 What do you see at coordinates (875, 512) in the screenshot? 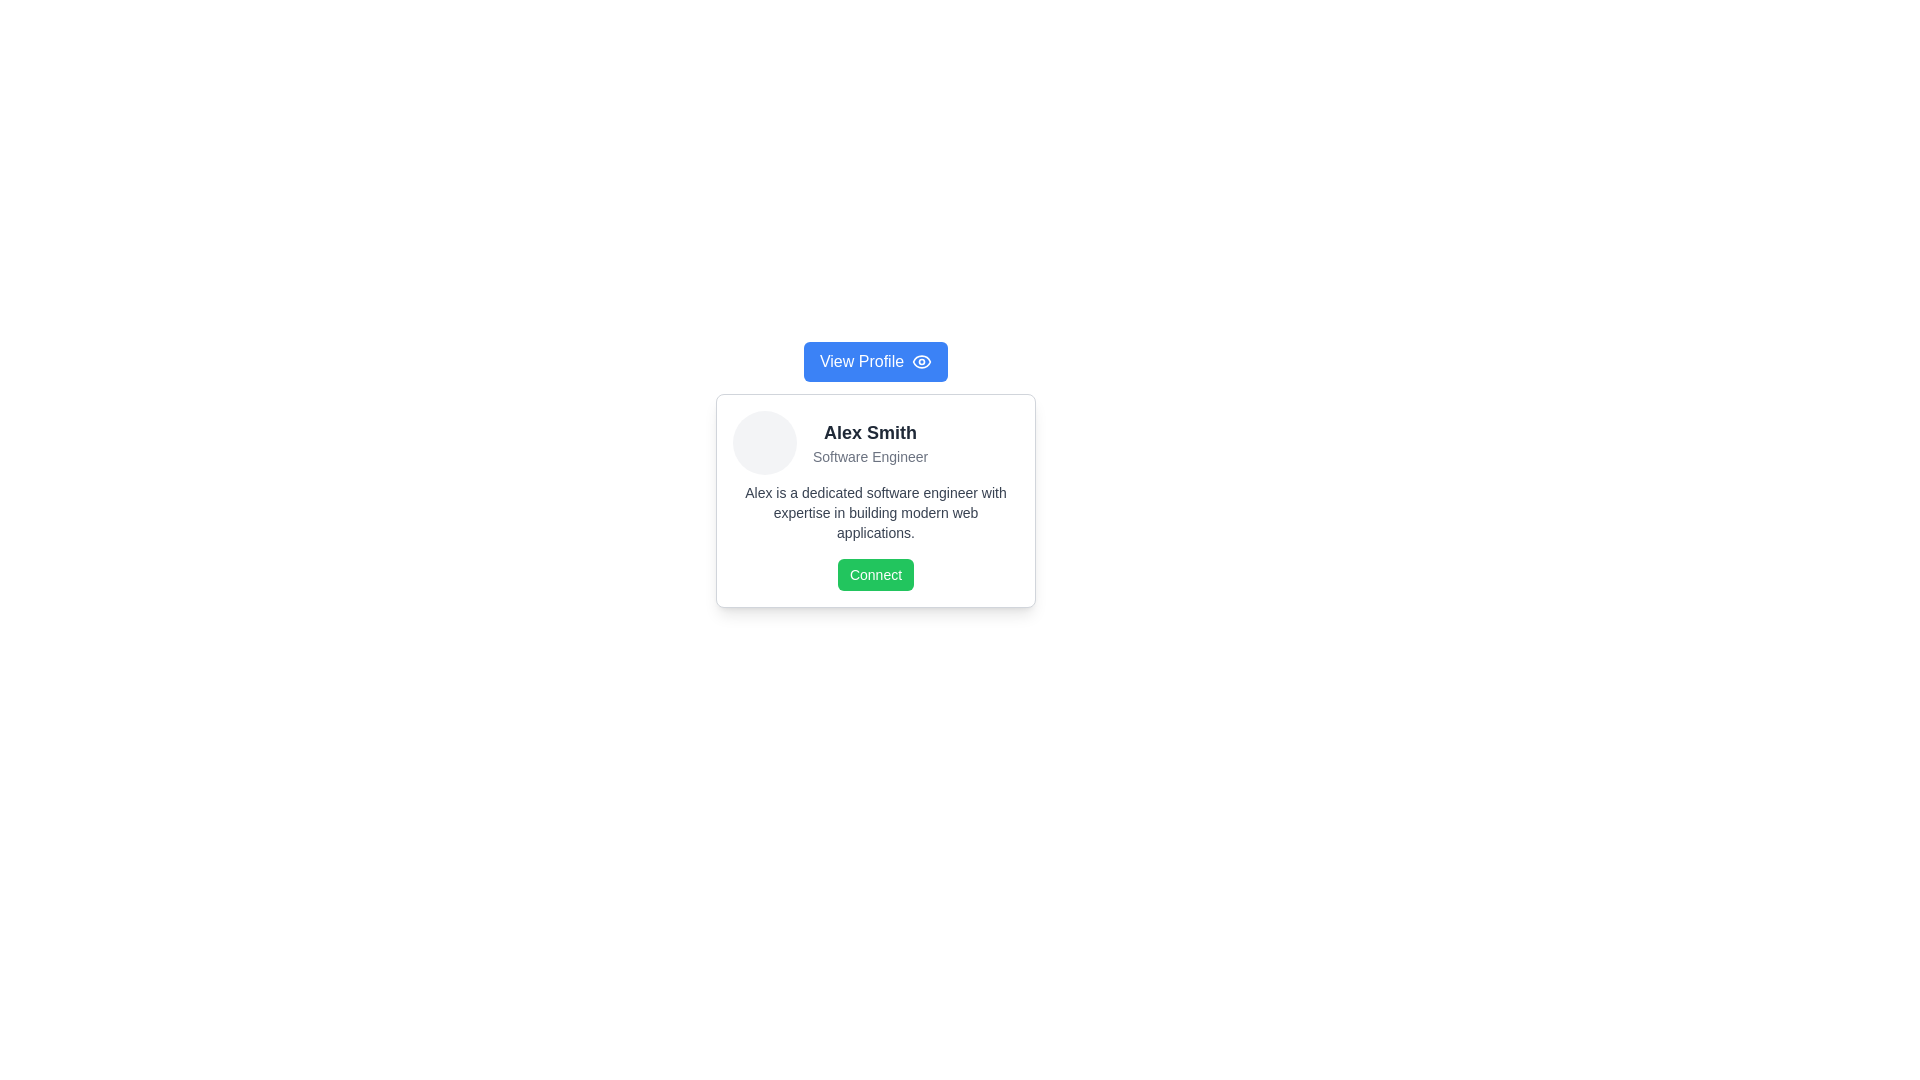
I see `the text block element that describes the professional background of an individual, which is styled in small gray font and positioned below the name 'Alex Smith' and above the 'Connect' button` at bounding box center [875, 512].